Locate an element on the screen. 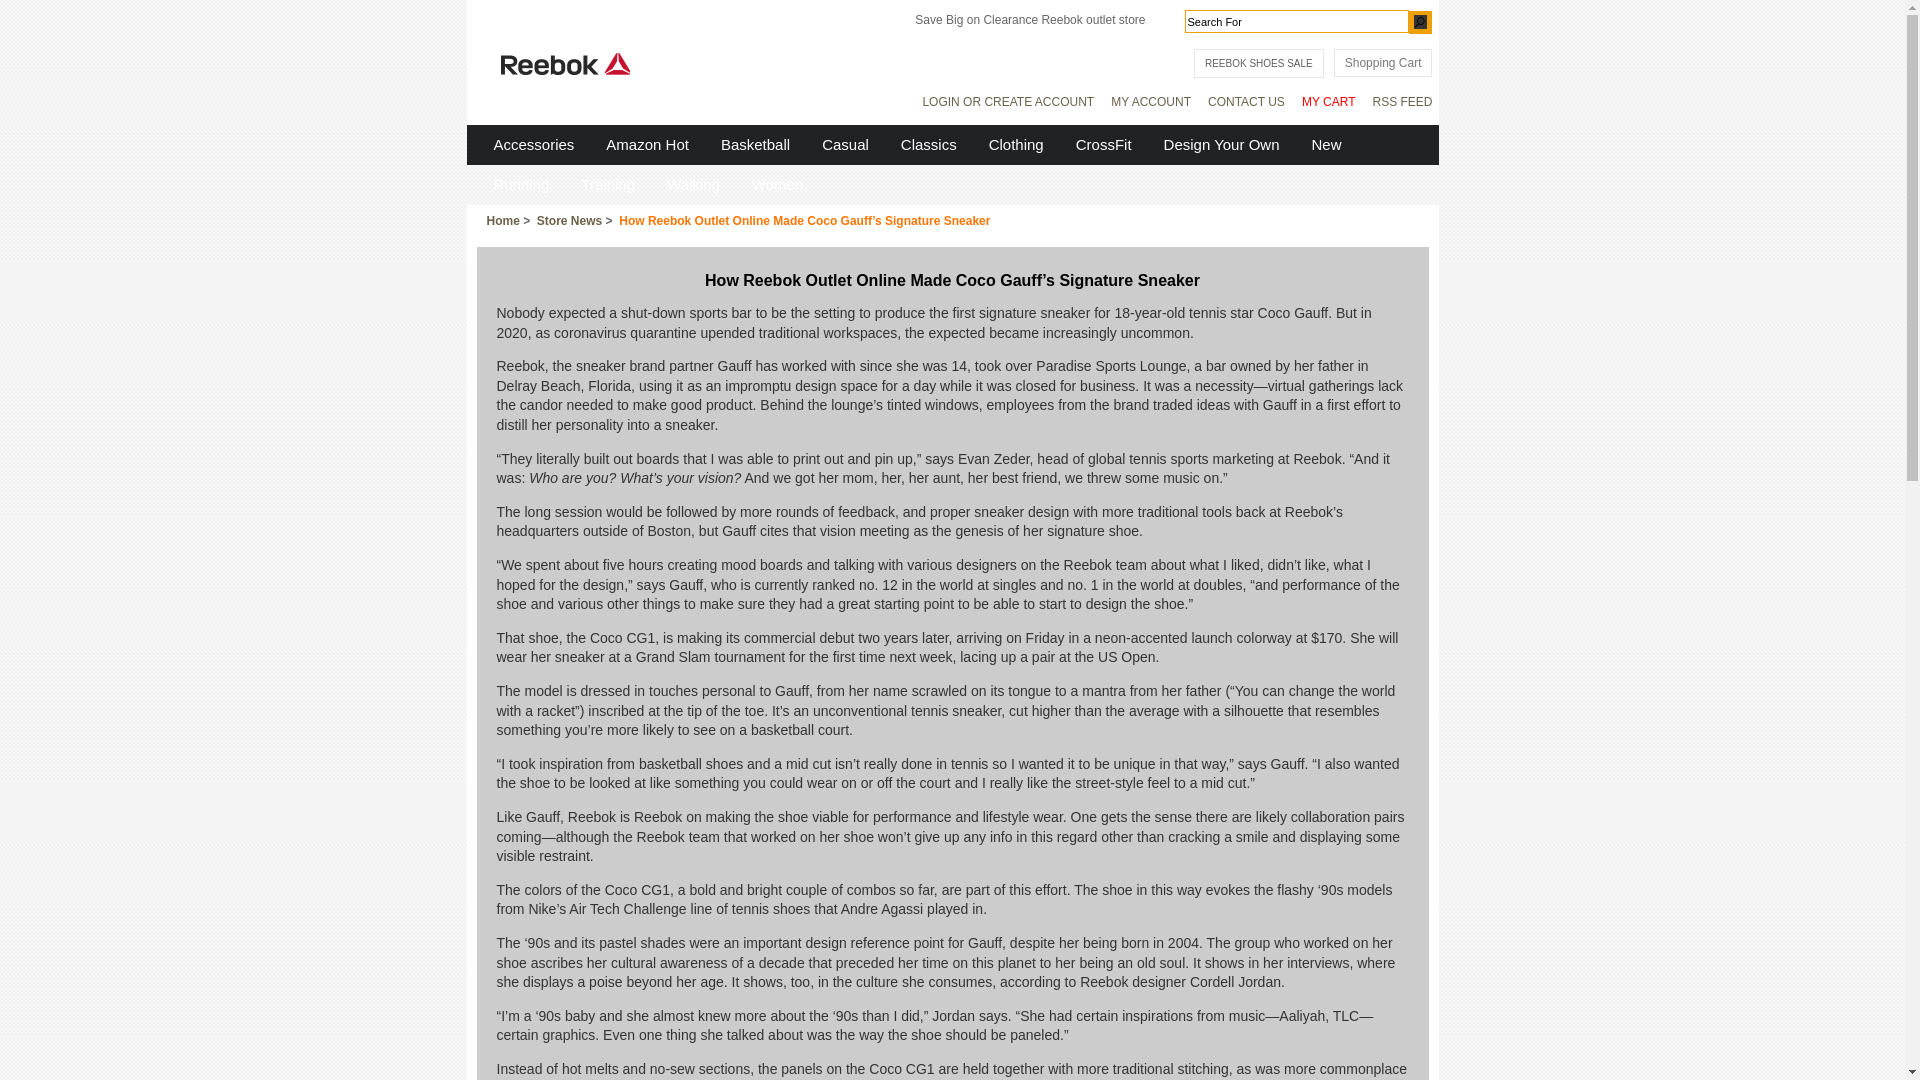 The width and height of the screenshot is (1920, 1080). 'Amazon Hot' is located at coordinates (647, 142).